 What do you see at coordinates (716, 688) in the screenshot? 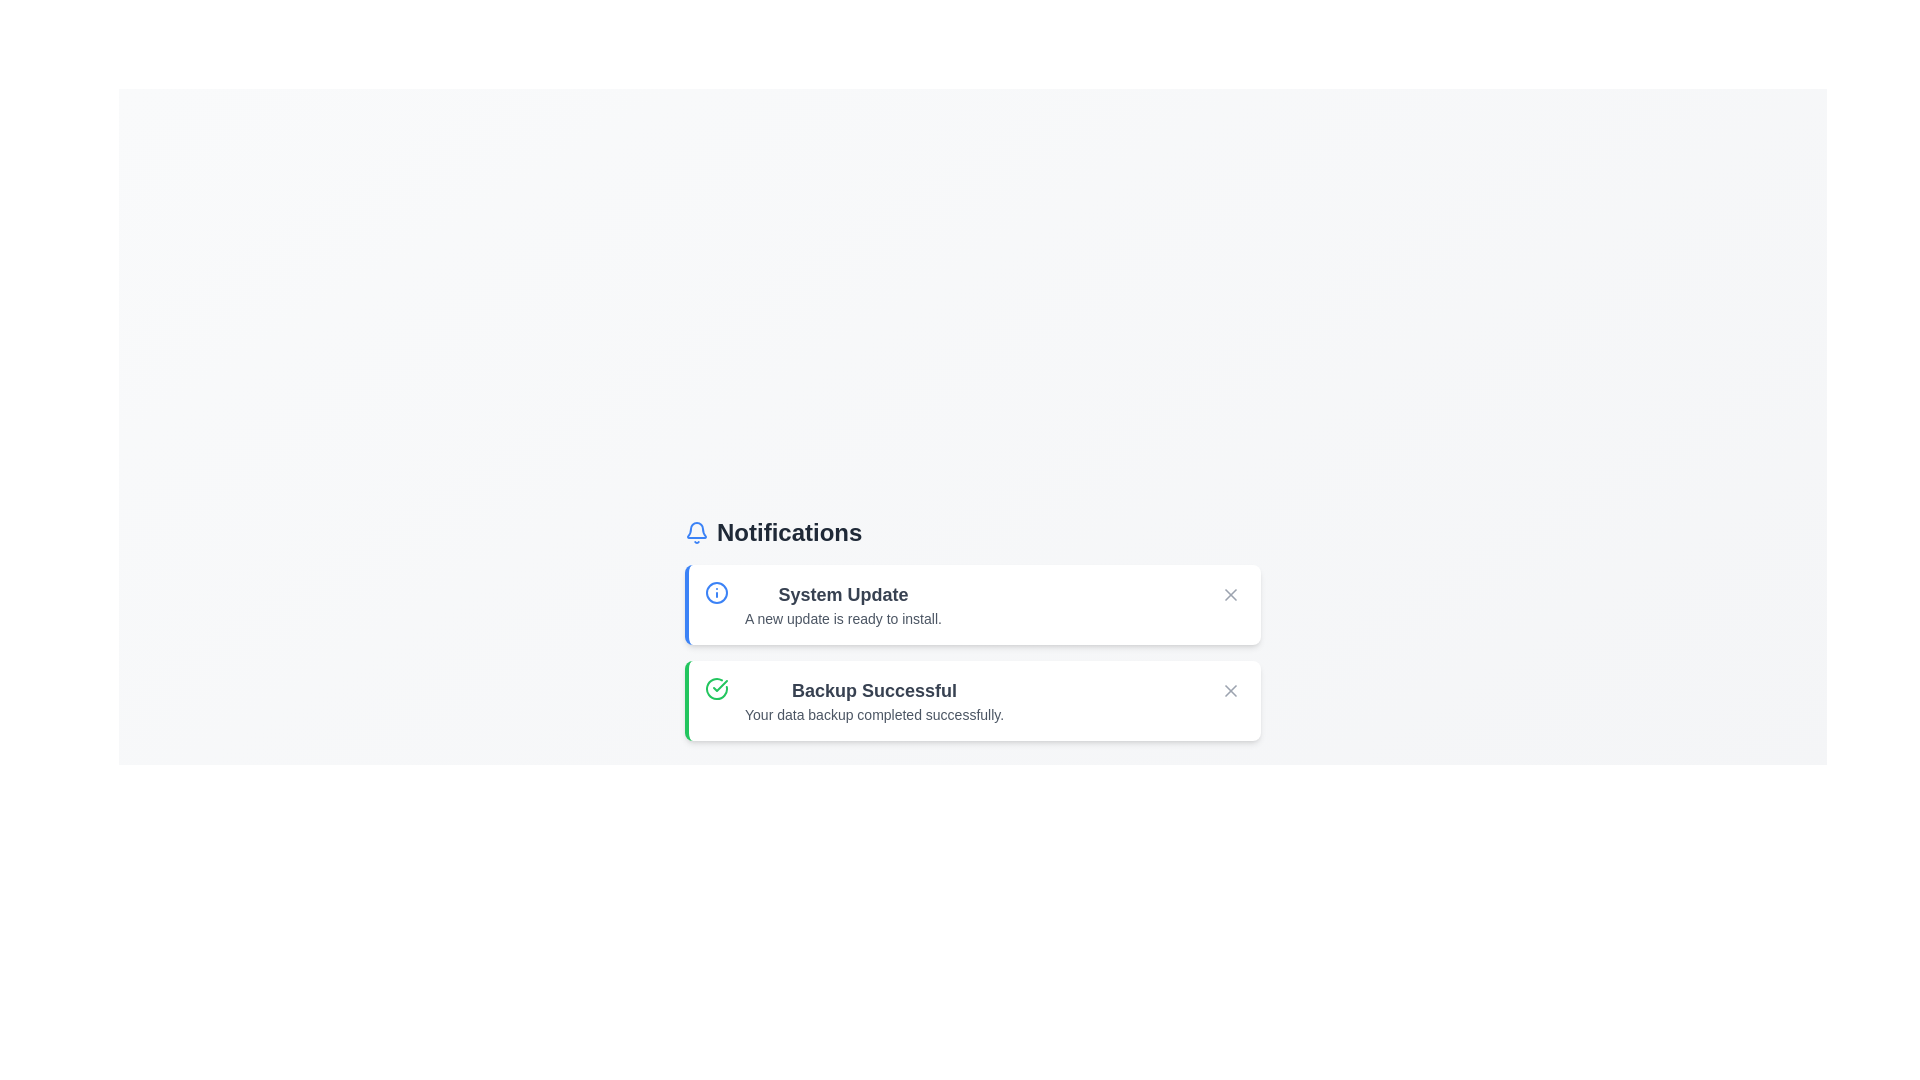
I see `the visual indicator icon confirming the success of the backup process, located at the upper-left corner of the 'Backup Successful' notification box` at bounding box center [716, 688].